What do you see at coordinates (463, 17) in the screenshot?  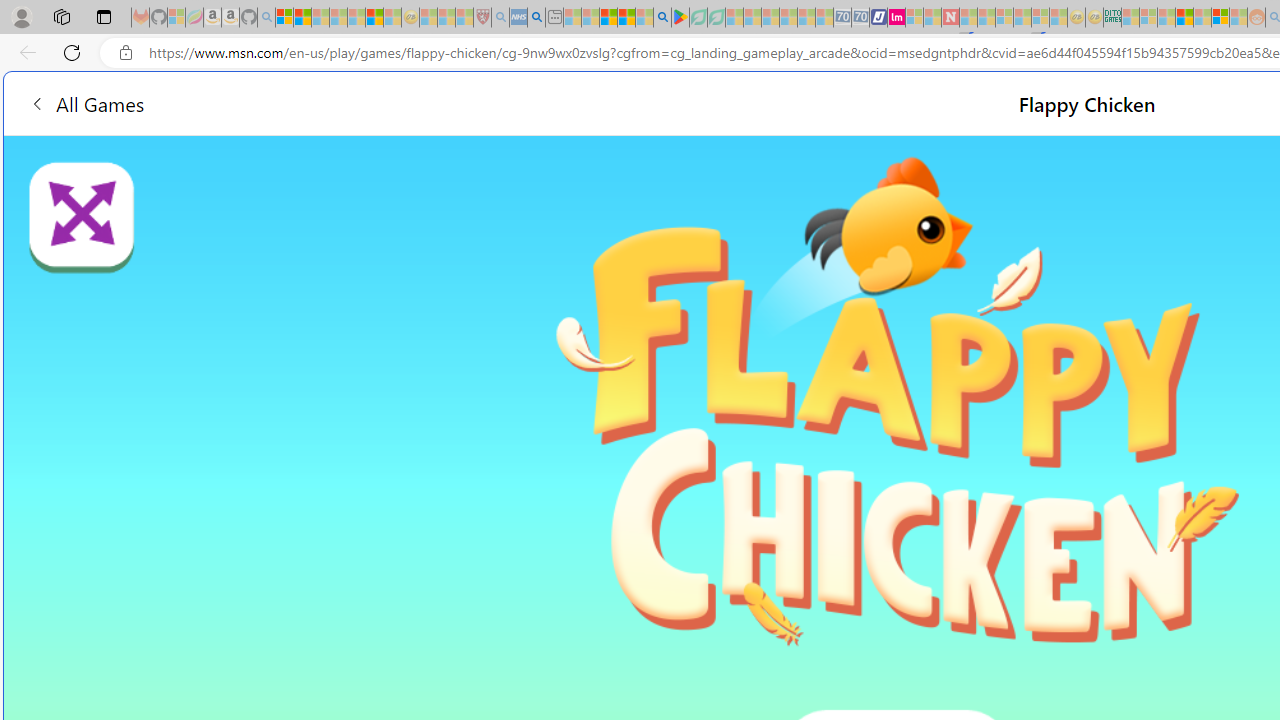 I see `'Local - MSN - Sleeping'` at bounding box center [463, 17].